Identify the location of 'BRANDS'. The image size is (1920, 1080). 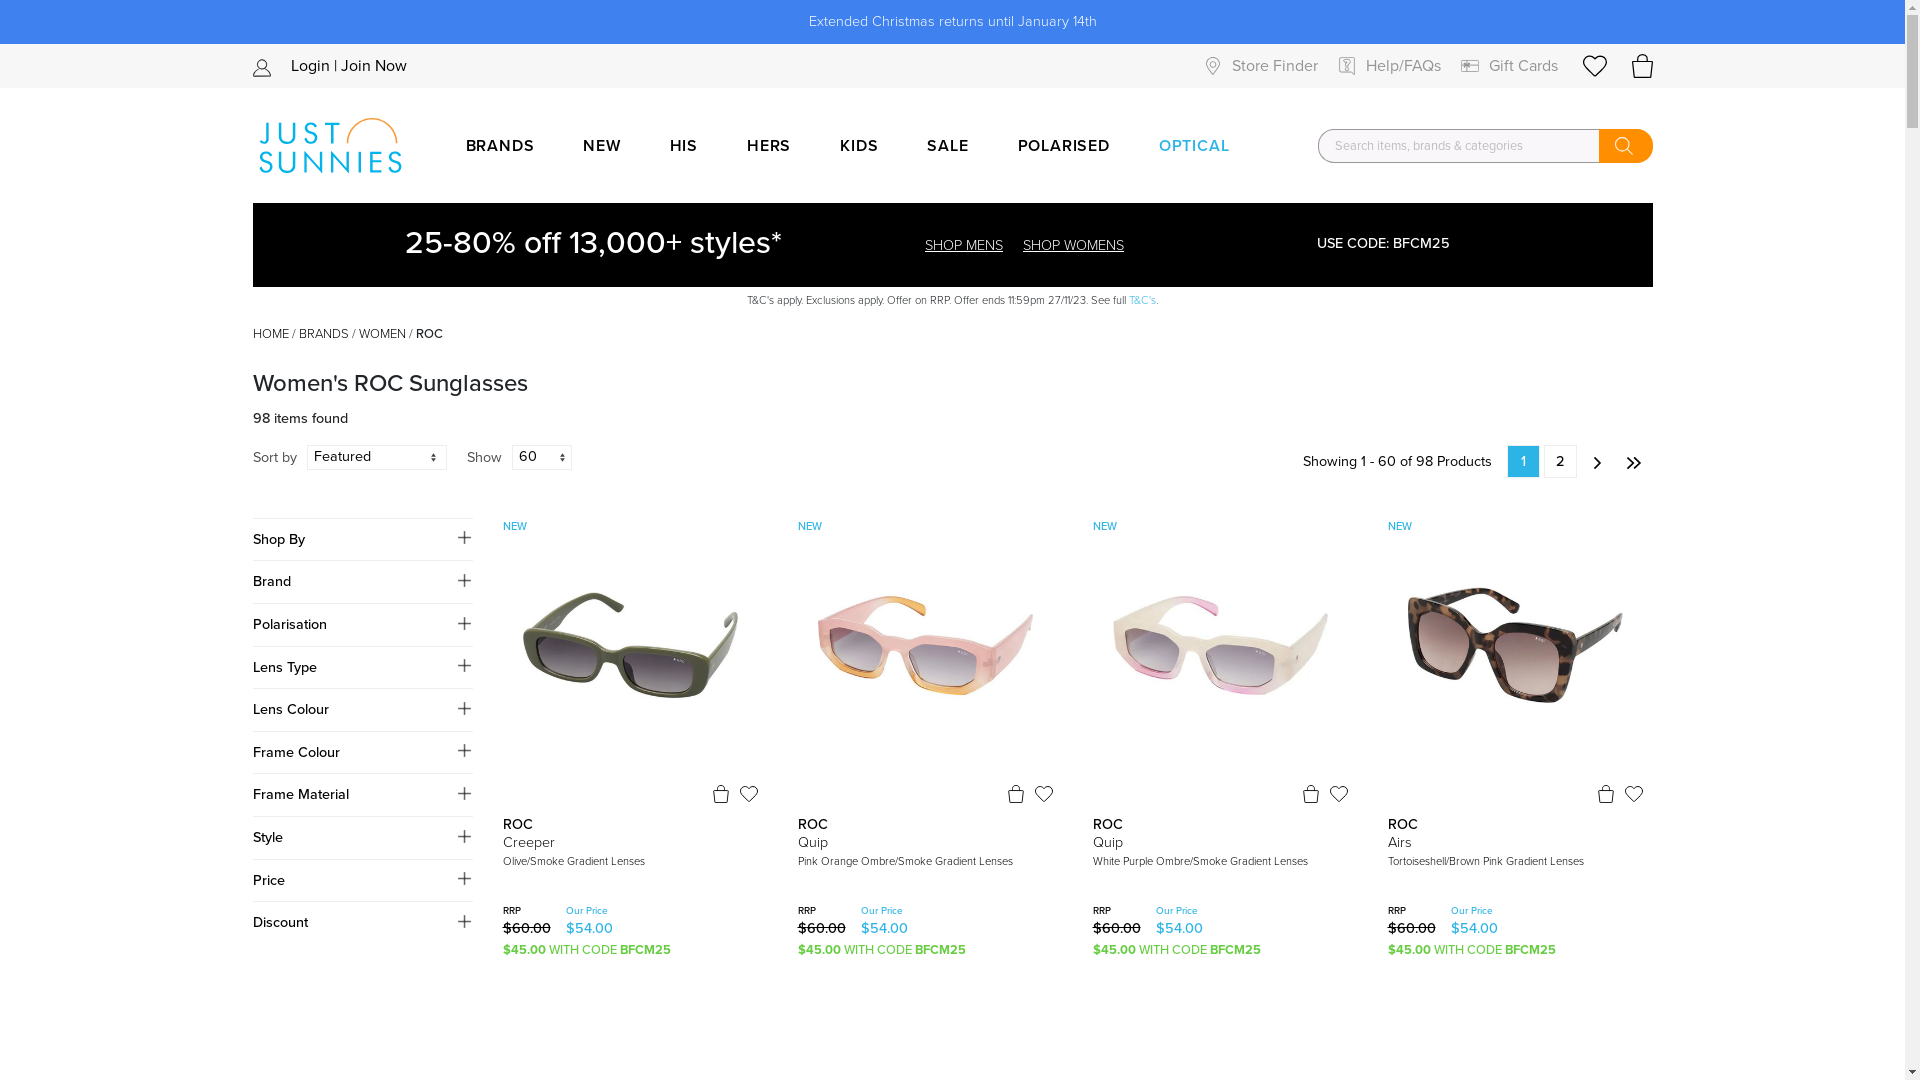
(322, 332).